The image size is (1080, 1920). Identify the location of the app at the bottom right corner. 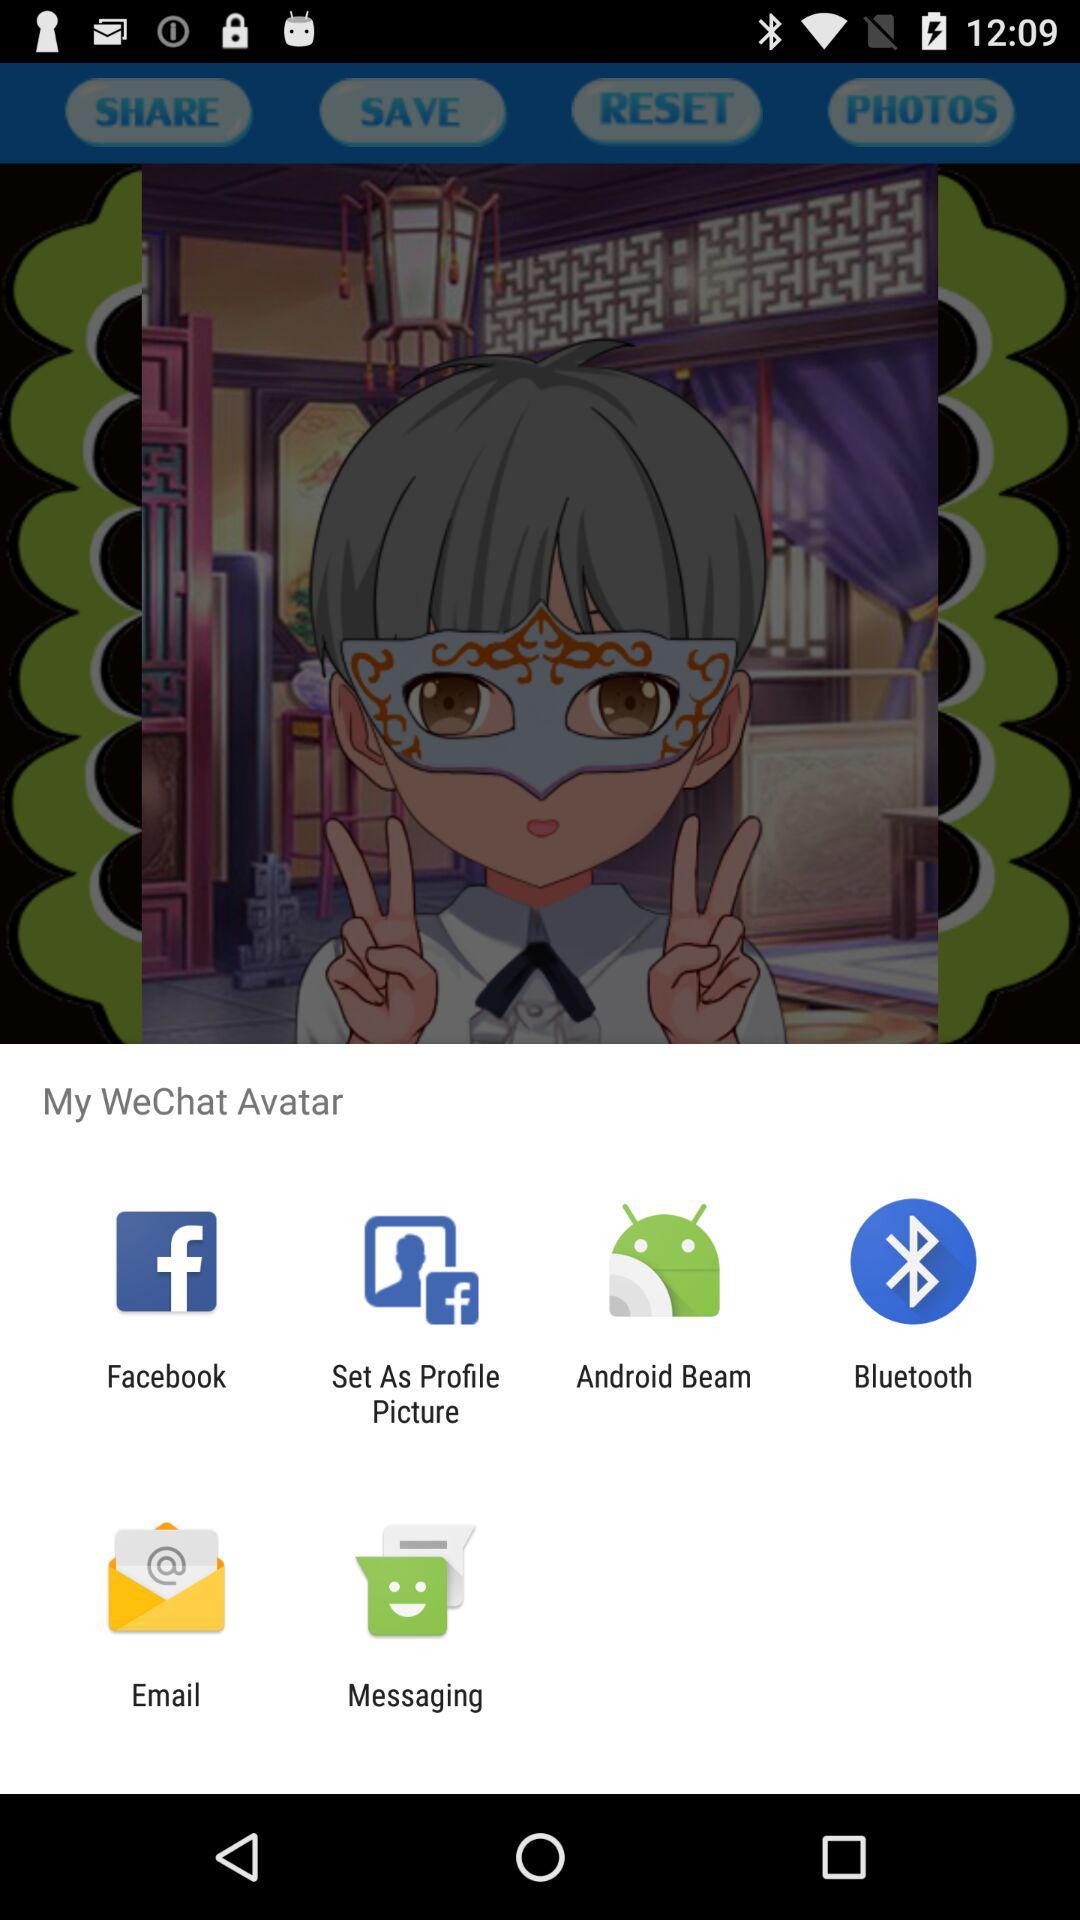
(913, 1392).